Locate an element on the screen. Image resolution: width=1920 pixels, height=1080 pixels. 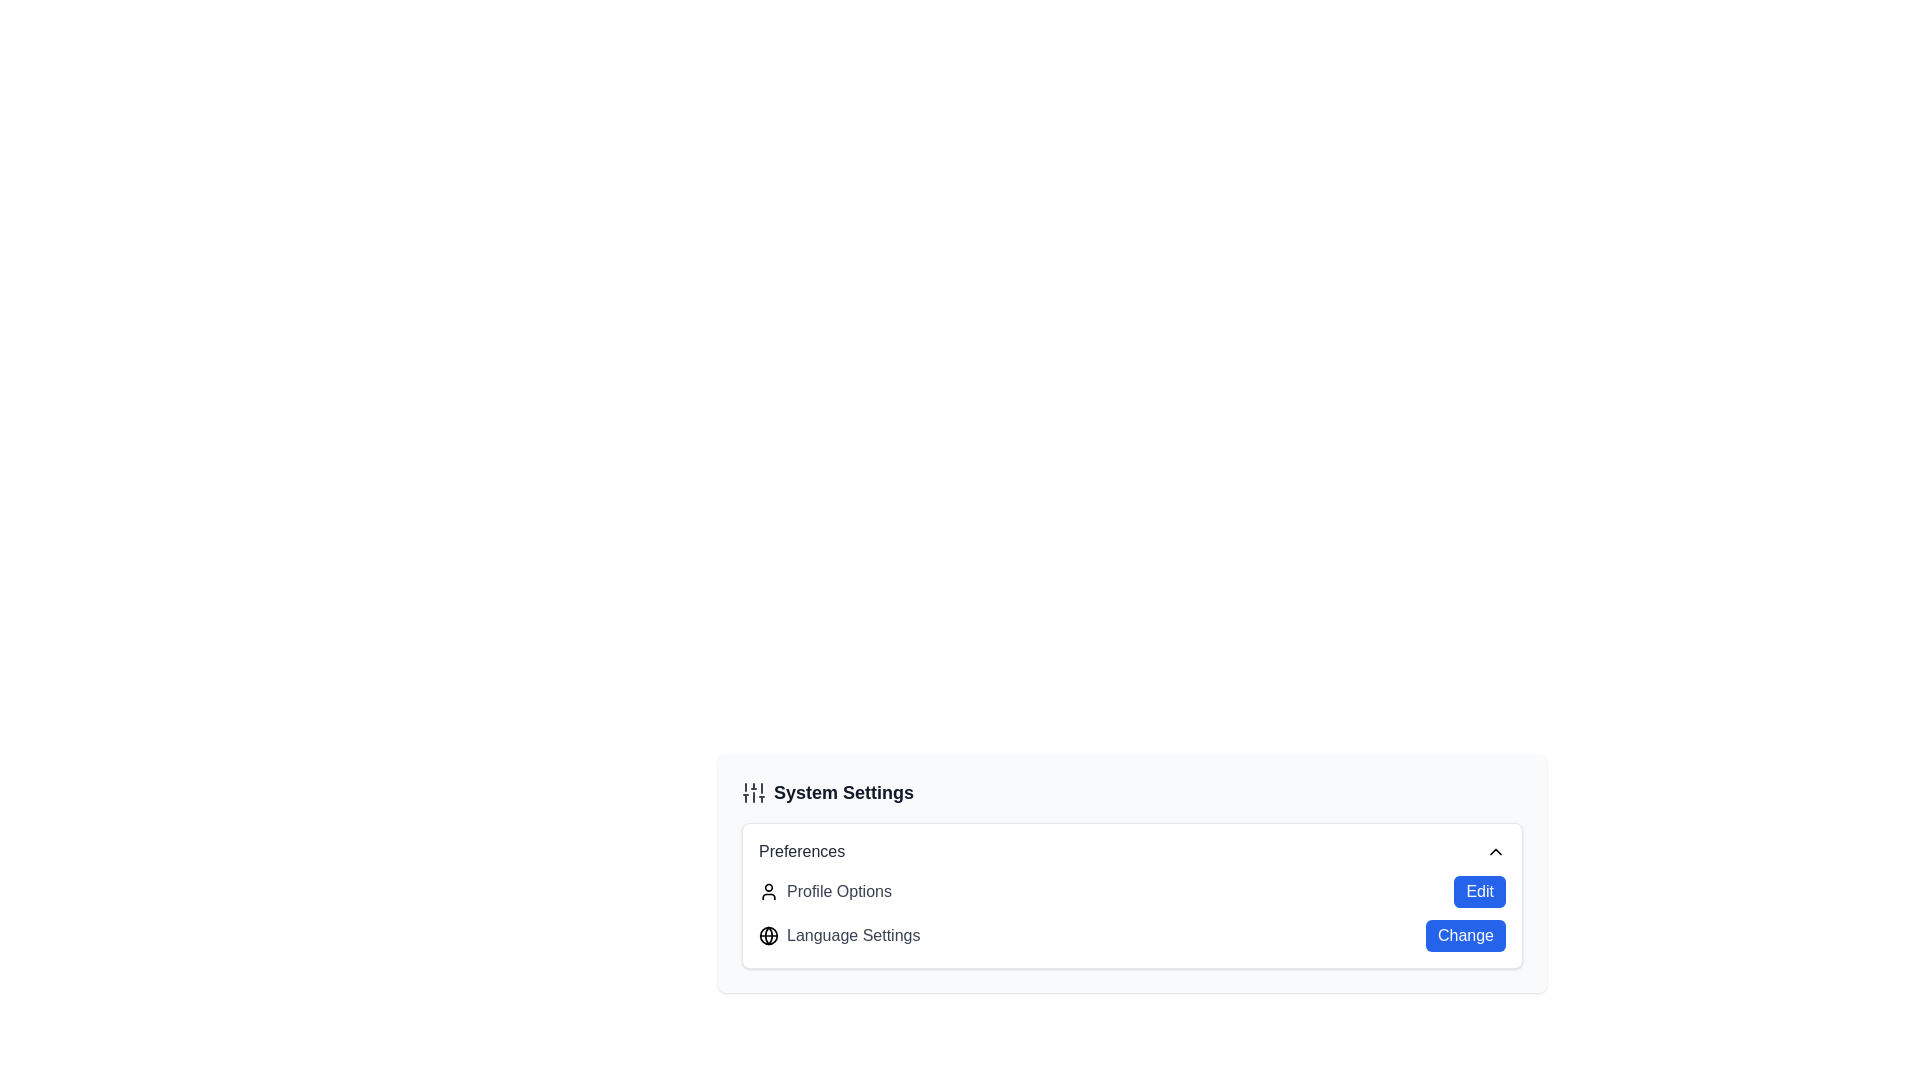
the chevron icon at the far right of the 'Preferences' section is located at coordinates (1496, 852).